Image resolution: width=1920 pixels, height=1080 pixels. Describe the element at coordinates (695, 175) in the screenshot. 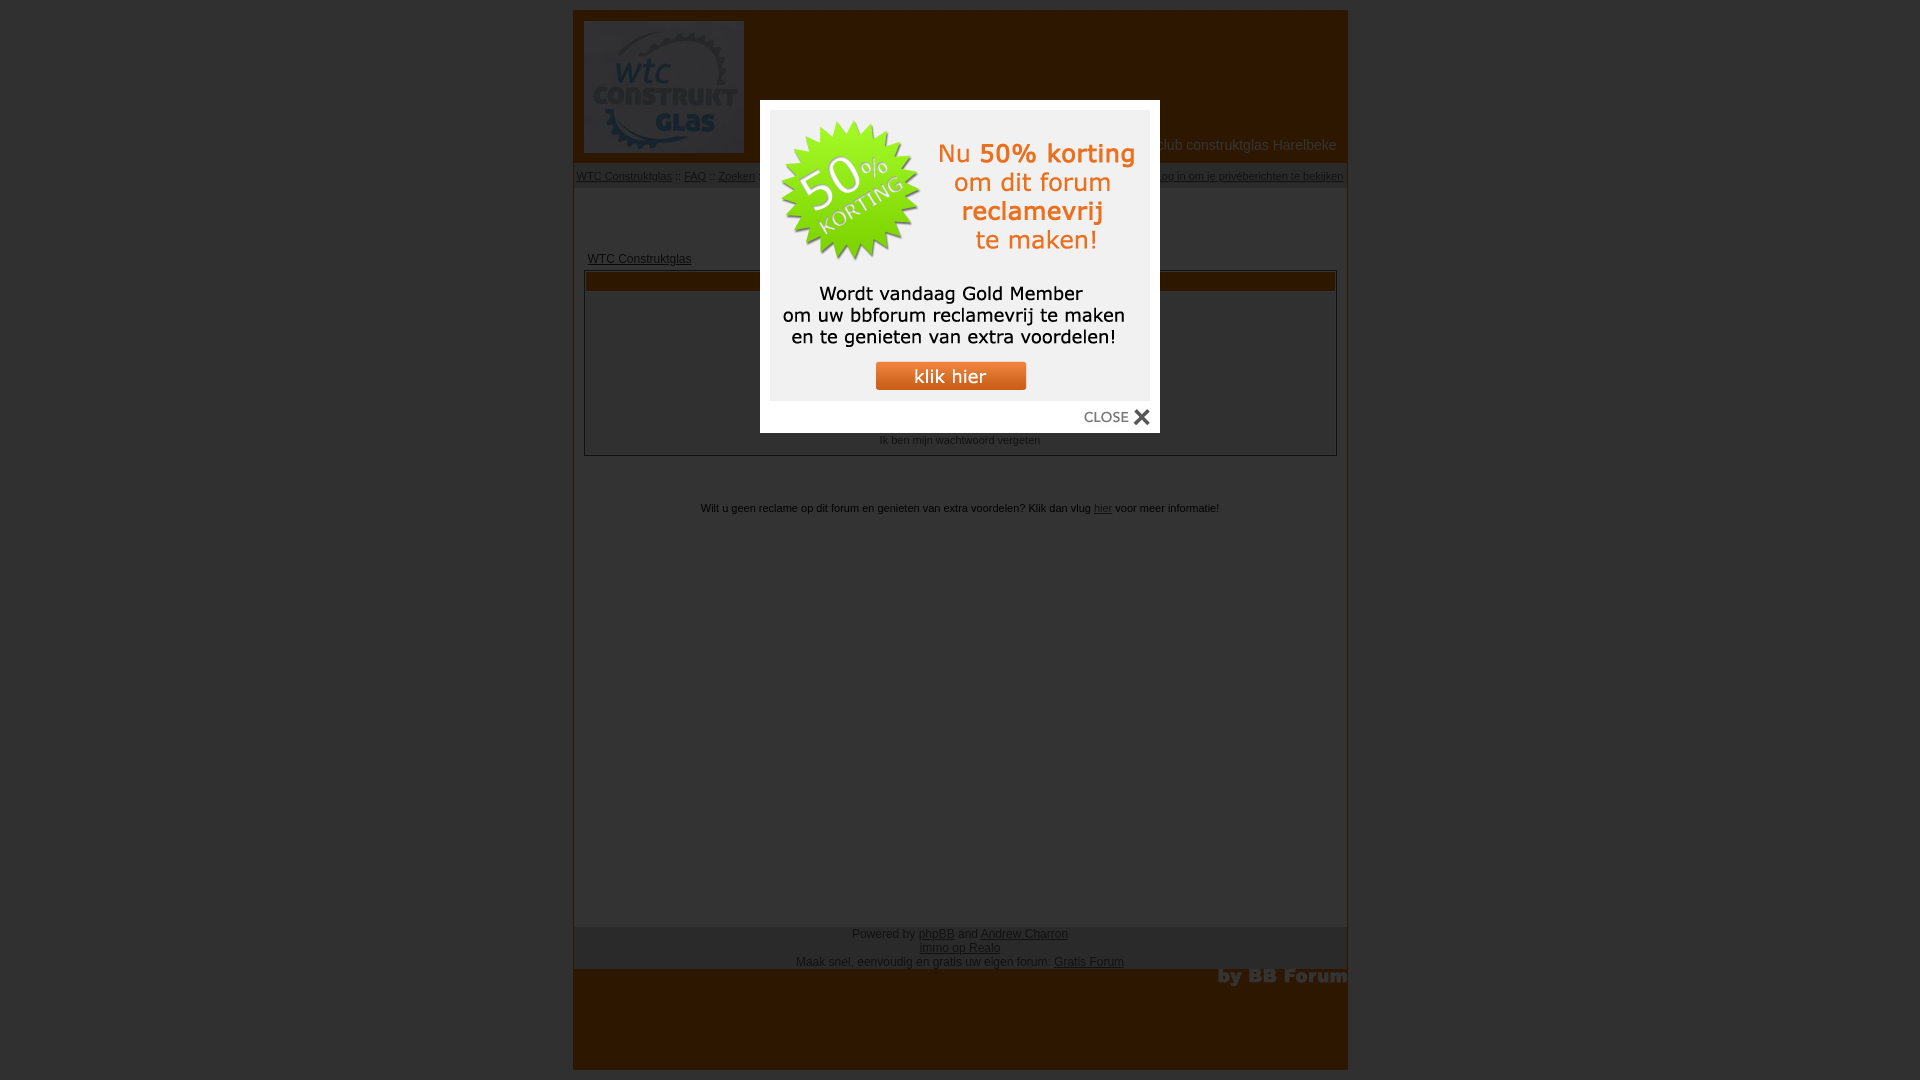

I see `'FAQ'` at that location.